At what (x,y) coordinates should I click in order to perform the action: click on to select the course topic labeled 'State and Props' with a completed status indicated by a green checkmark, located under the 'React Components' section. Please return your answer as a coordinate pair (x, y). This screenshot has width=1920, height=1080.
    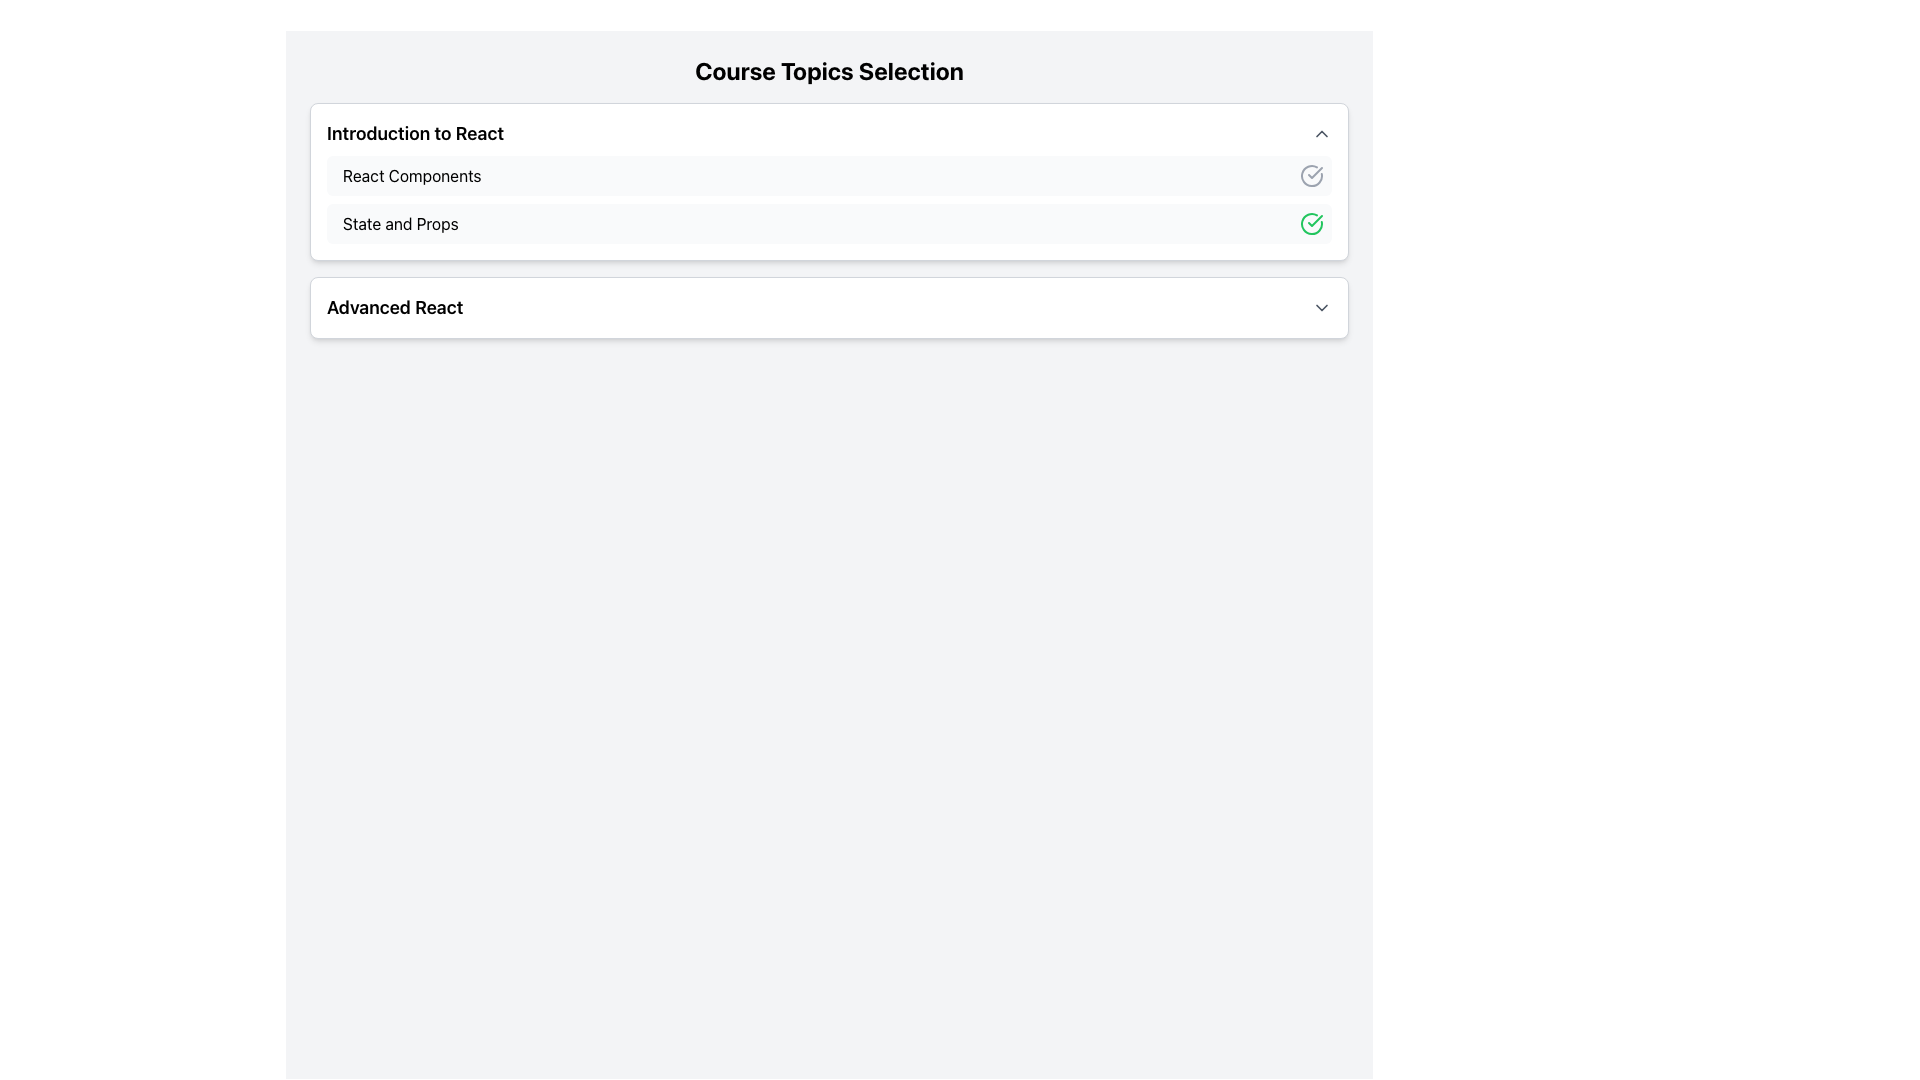
    Looking at the image, I should click on (829, 223).